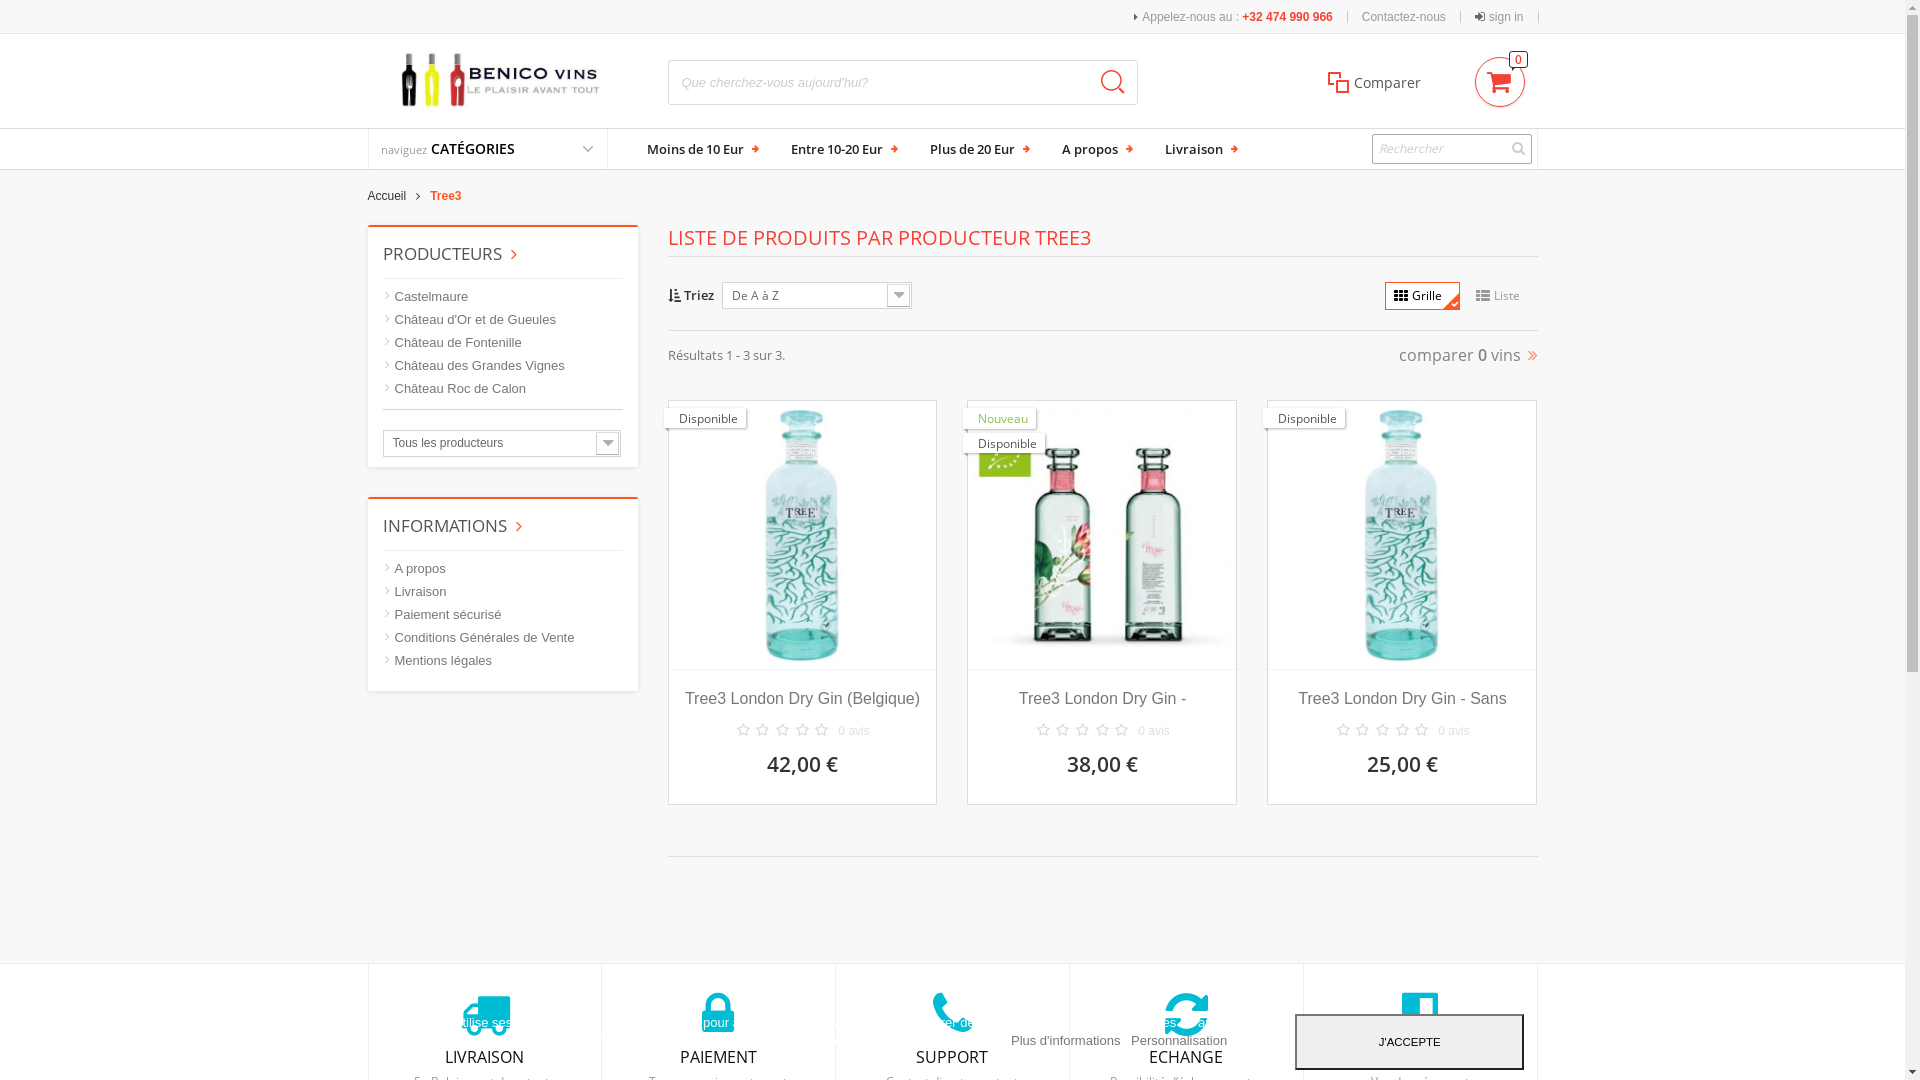  Describe the element at coordinates (1467, 353) in the screenshot. I see `'comparer 0 vins'` at that location.